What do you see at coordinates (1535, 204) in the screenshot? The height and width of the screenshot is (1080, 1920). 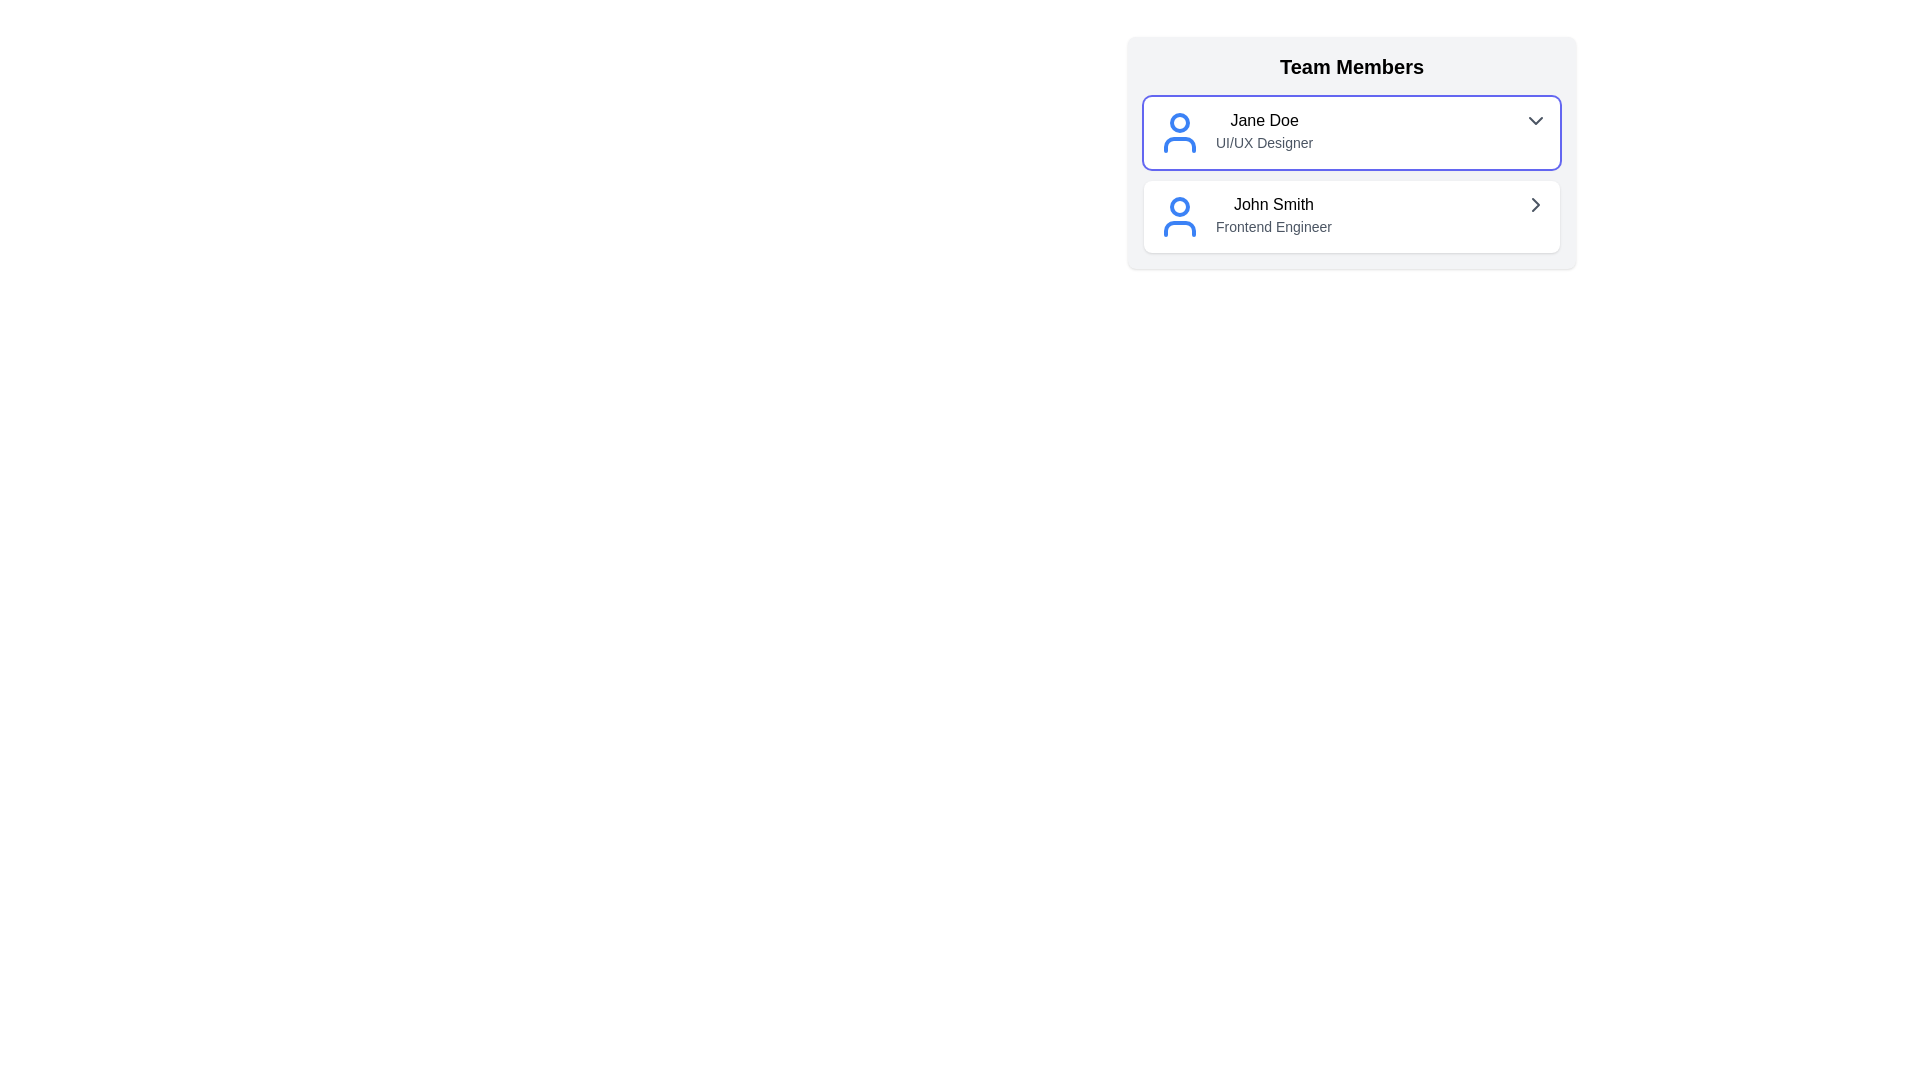 I see `the right-pointing chevron arrow icon associated with the second team member 'John Smith'` at bounding box center [1535, 204].